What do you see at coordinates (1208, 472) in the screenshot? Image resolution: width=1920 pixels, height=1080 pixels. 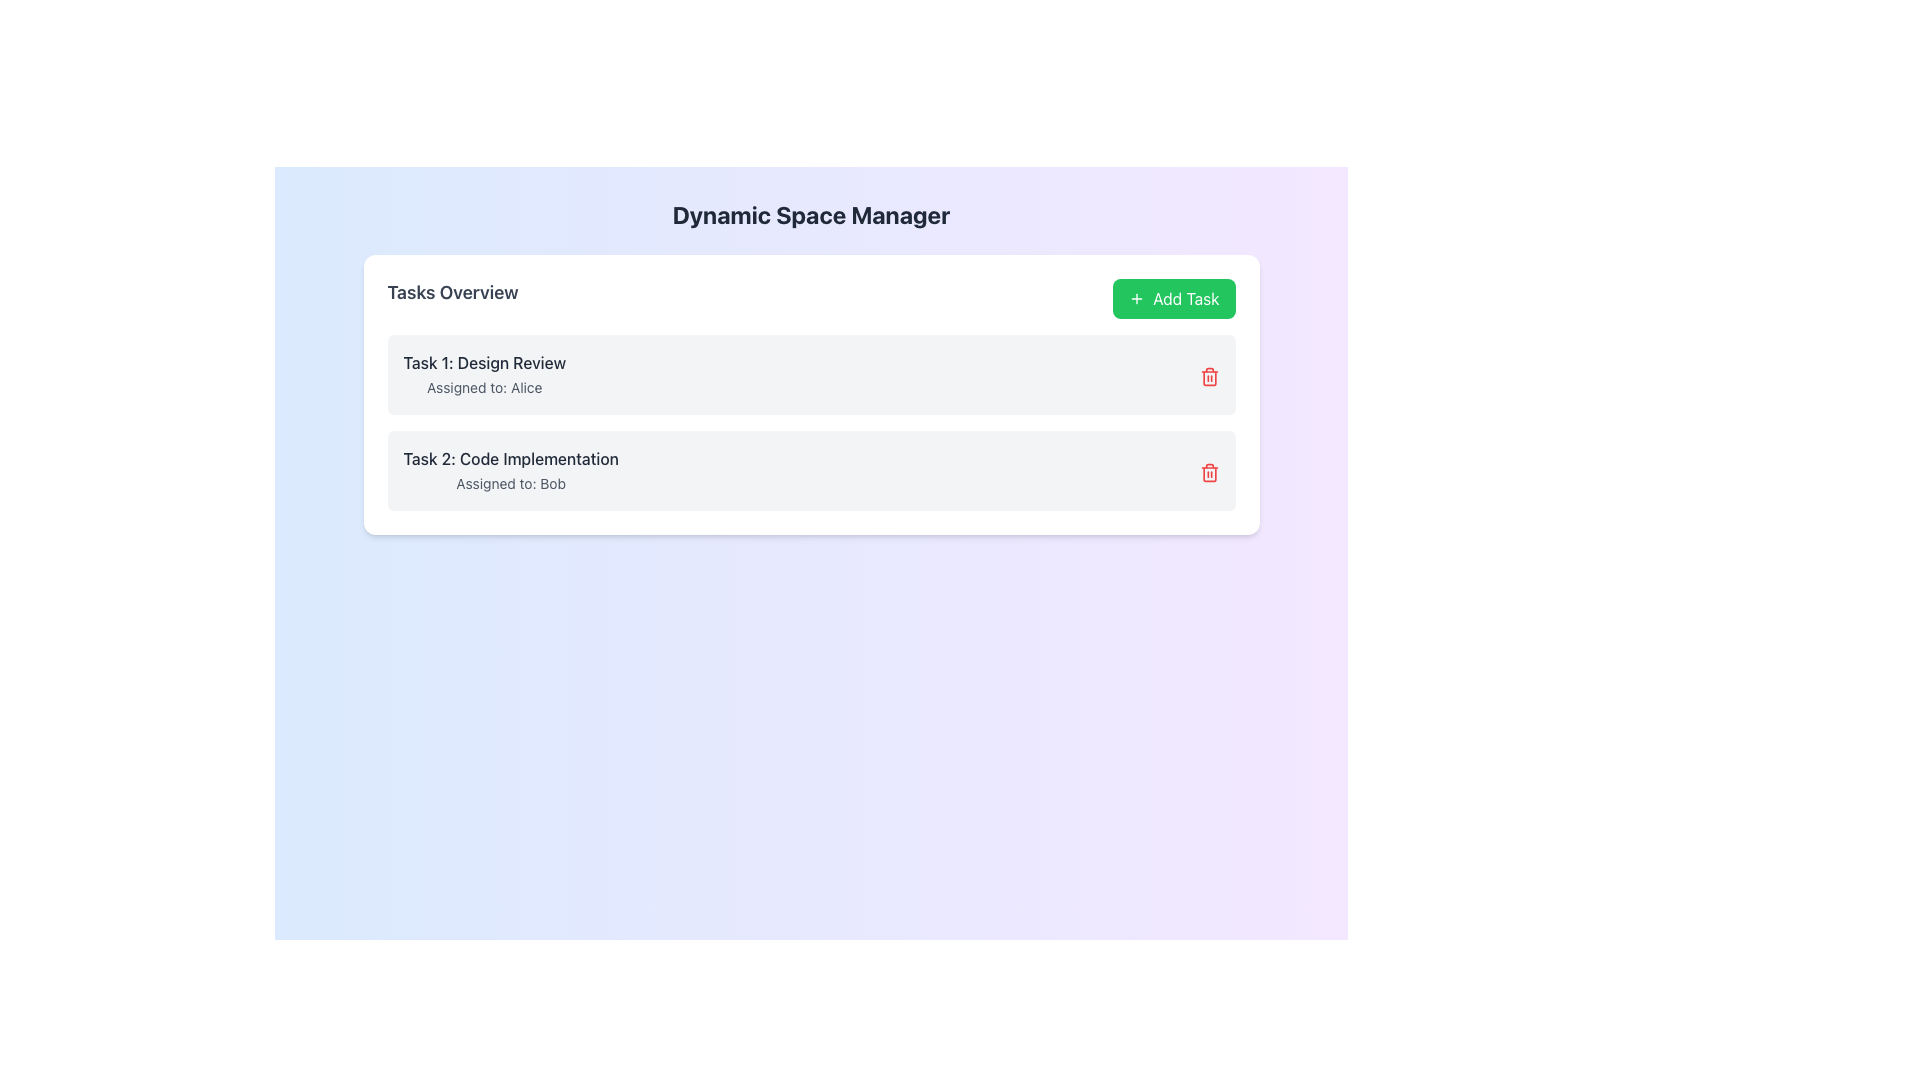 I see `the small red trash can icon button located in the lower-right corner of the 'Task 2: Code Implementation' card` at bounding box center [1208, 472].